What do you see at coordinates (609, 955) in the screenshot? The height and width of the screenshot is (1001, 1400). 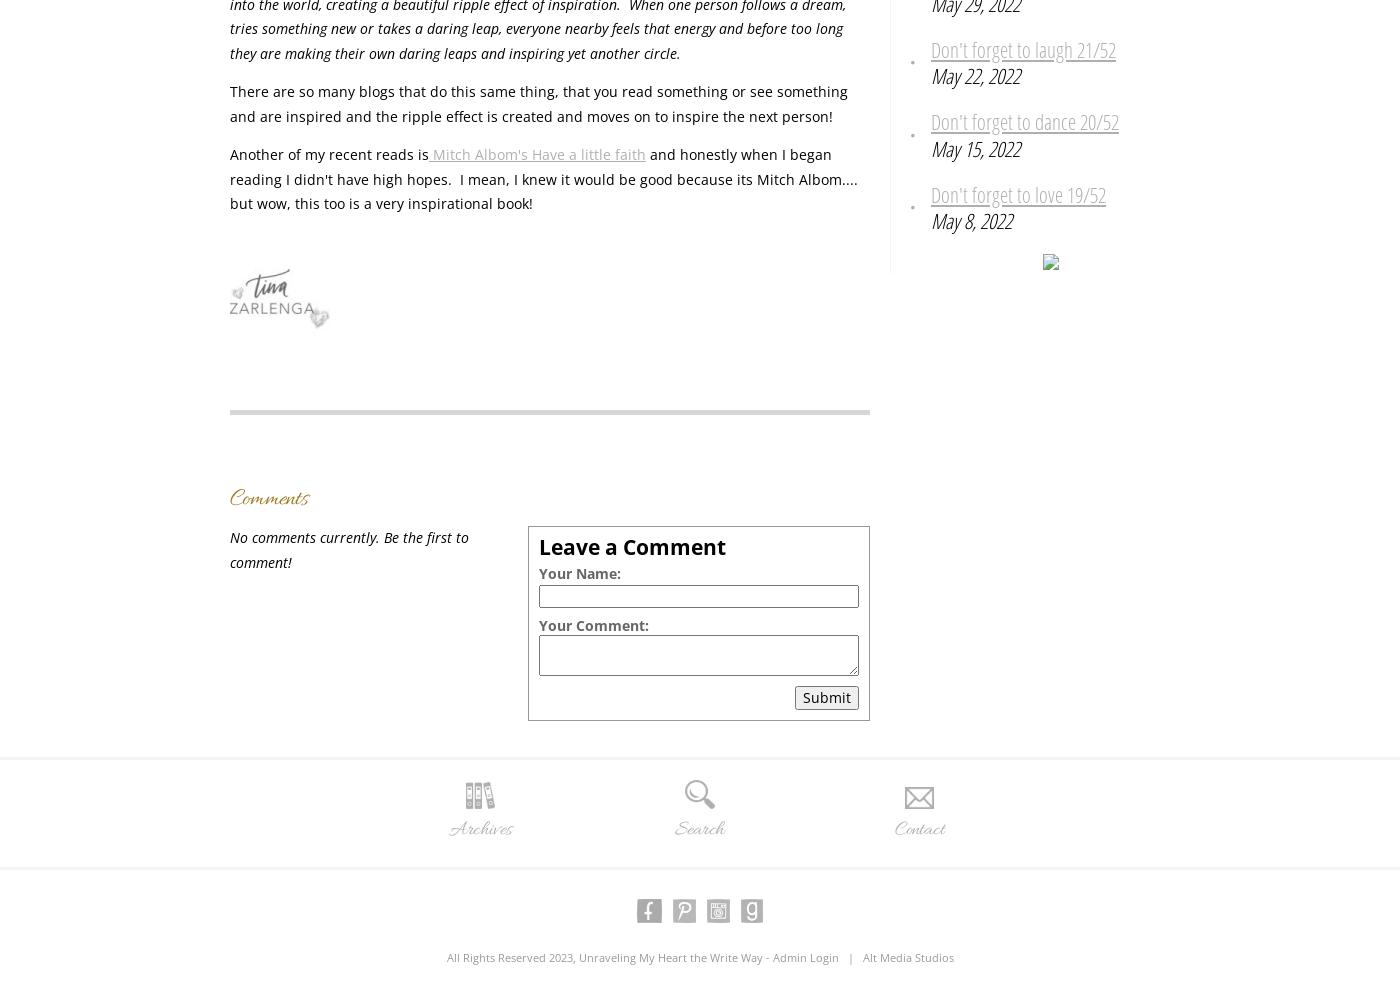 I see `'All Rights Reserved 2023, Unraveling My Heart the Write Way -'` at bounding box center [609, 955].